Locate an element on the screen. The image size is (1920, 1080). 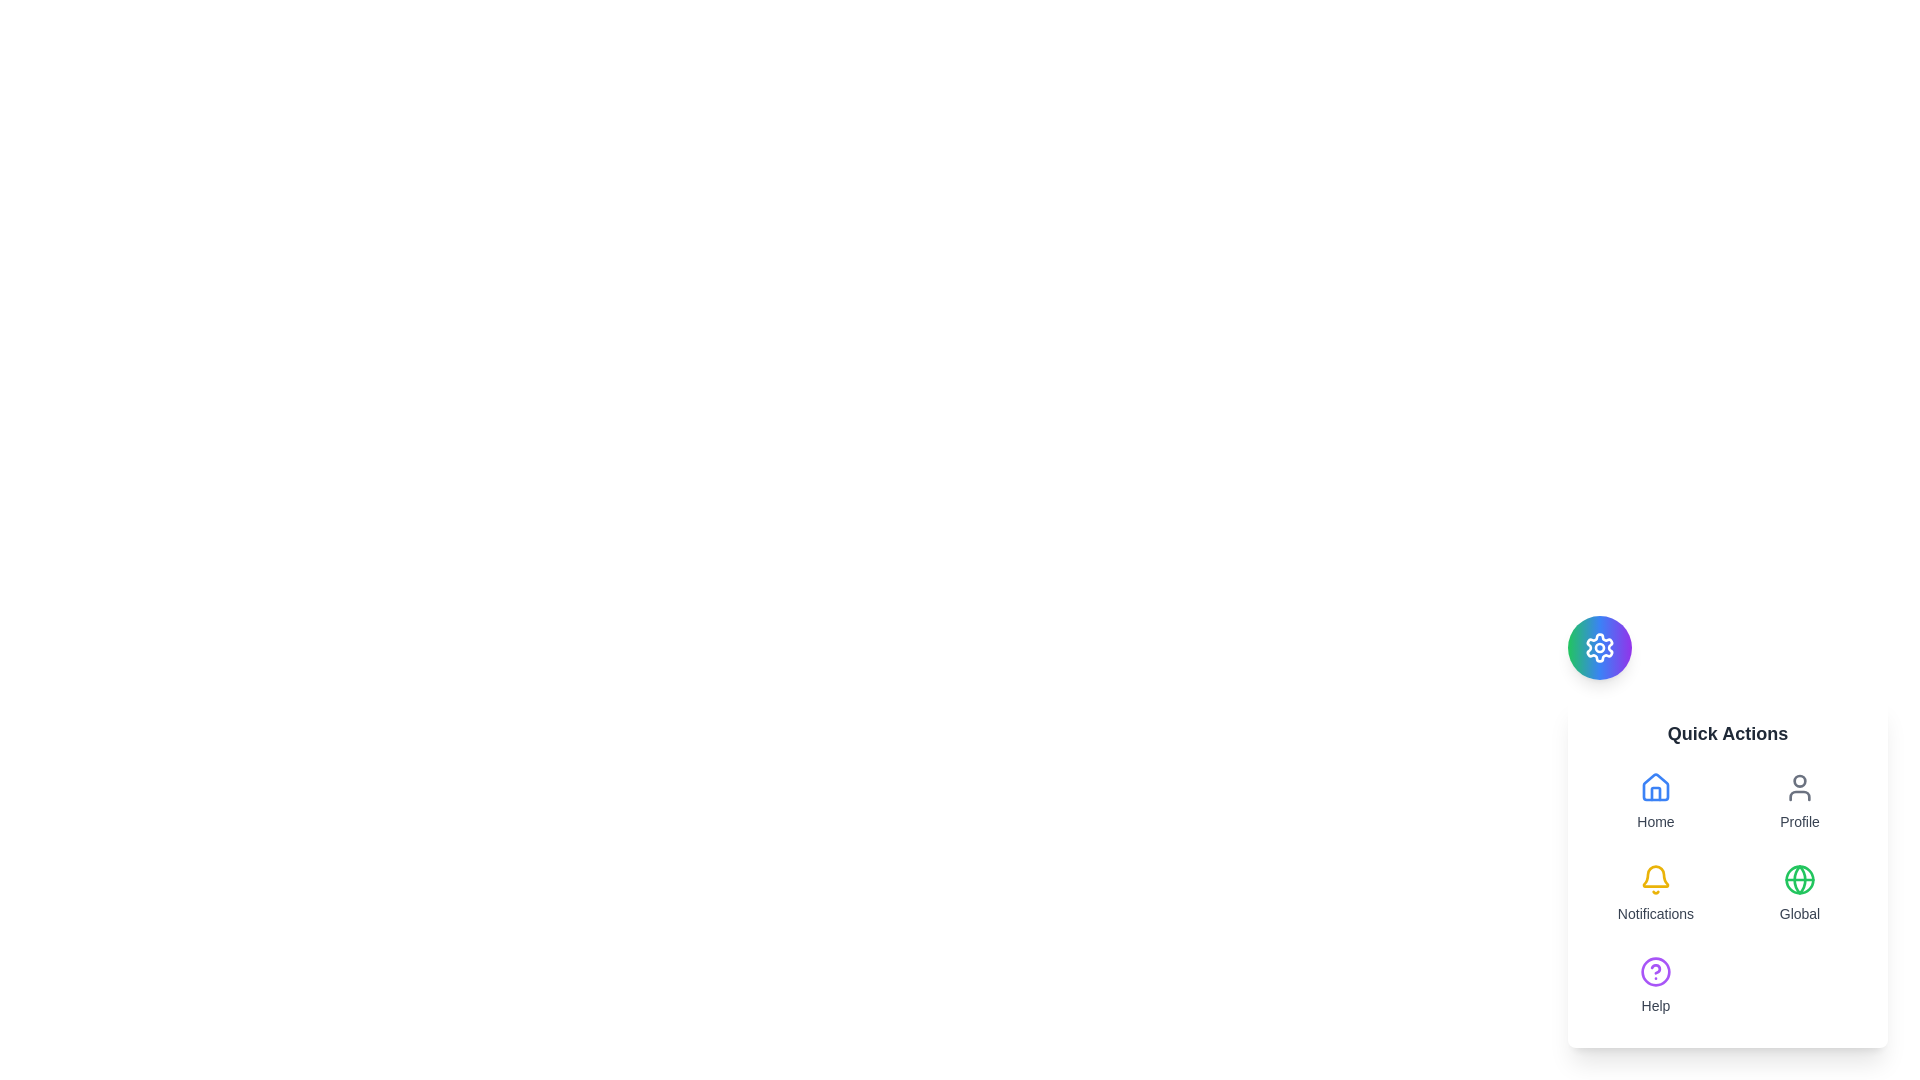
the 'Help' icon located in the bottom section of the 'Quick Actions' panel is located at coordinates (1656, 971).